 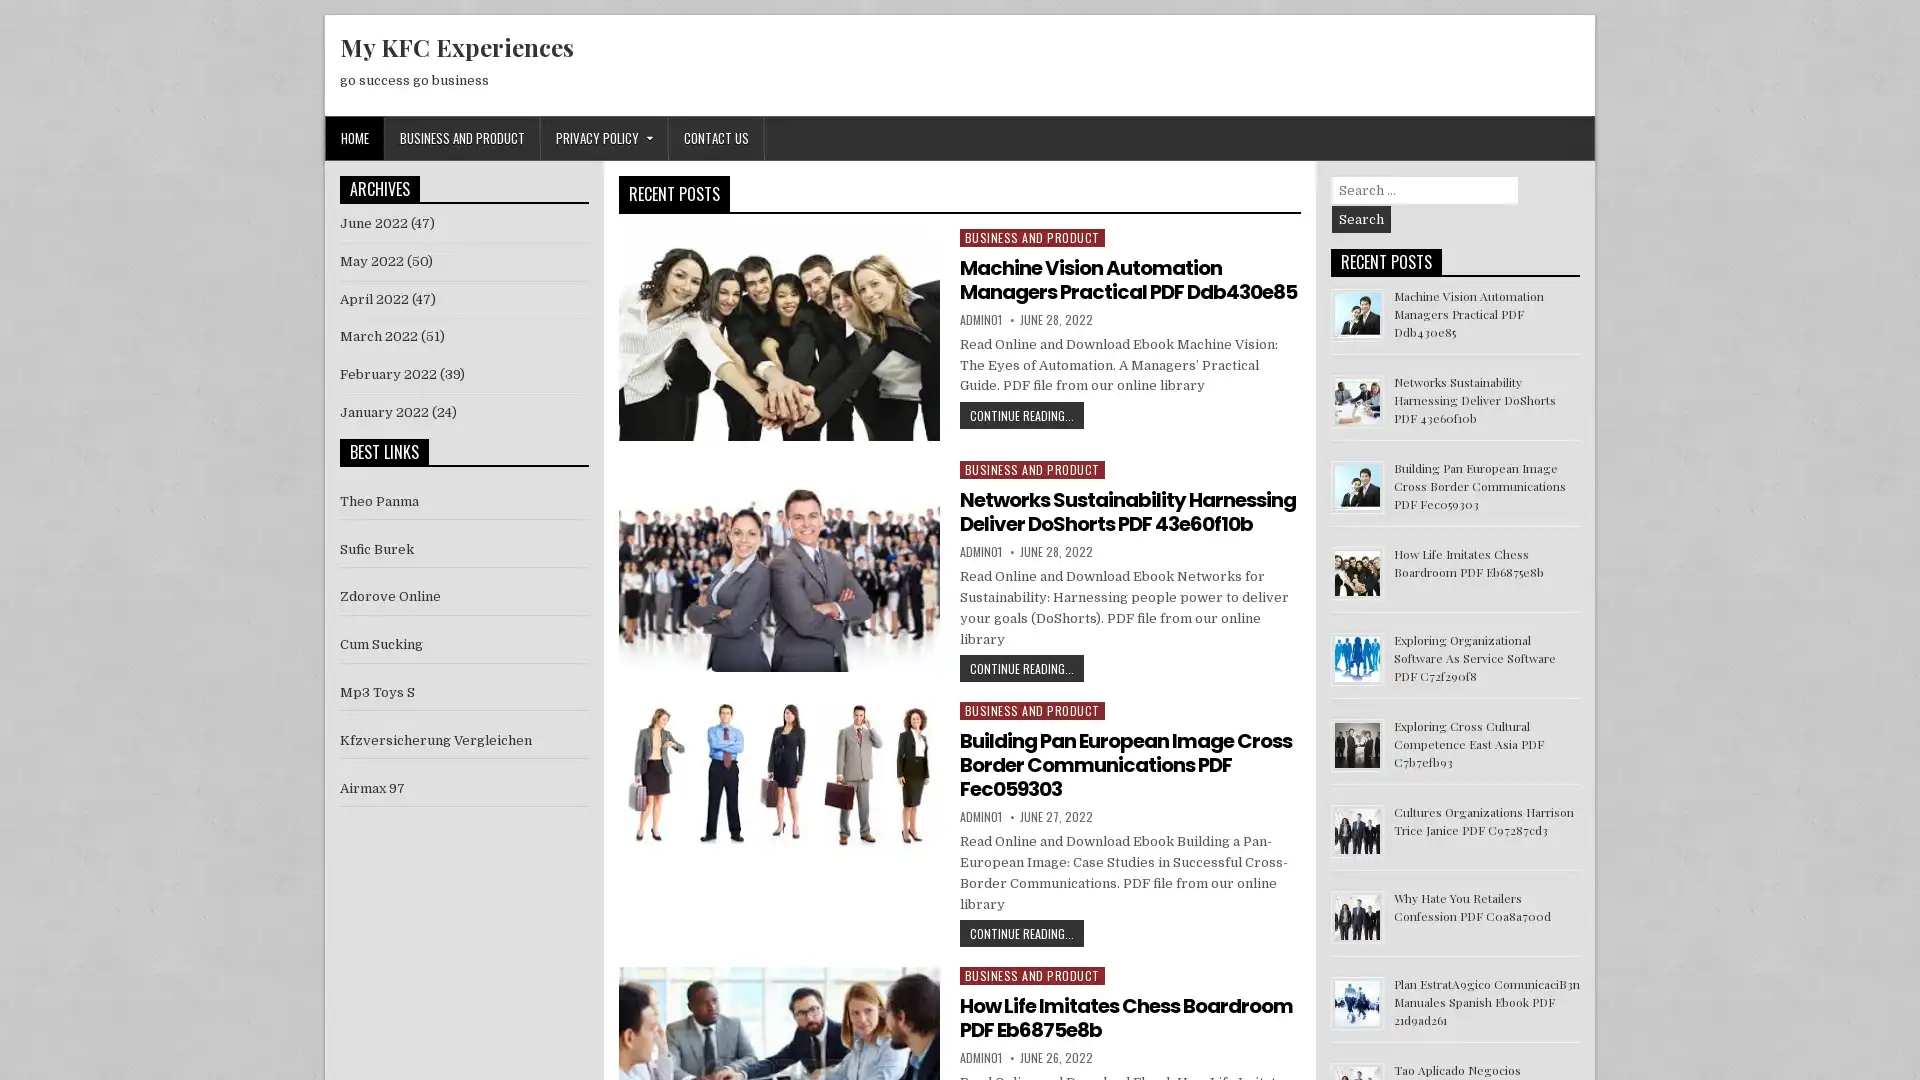 What do you see at coordinates (1360, 219) in the screenshot?
I see `Search` at bounding box center [1360, 219].